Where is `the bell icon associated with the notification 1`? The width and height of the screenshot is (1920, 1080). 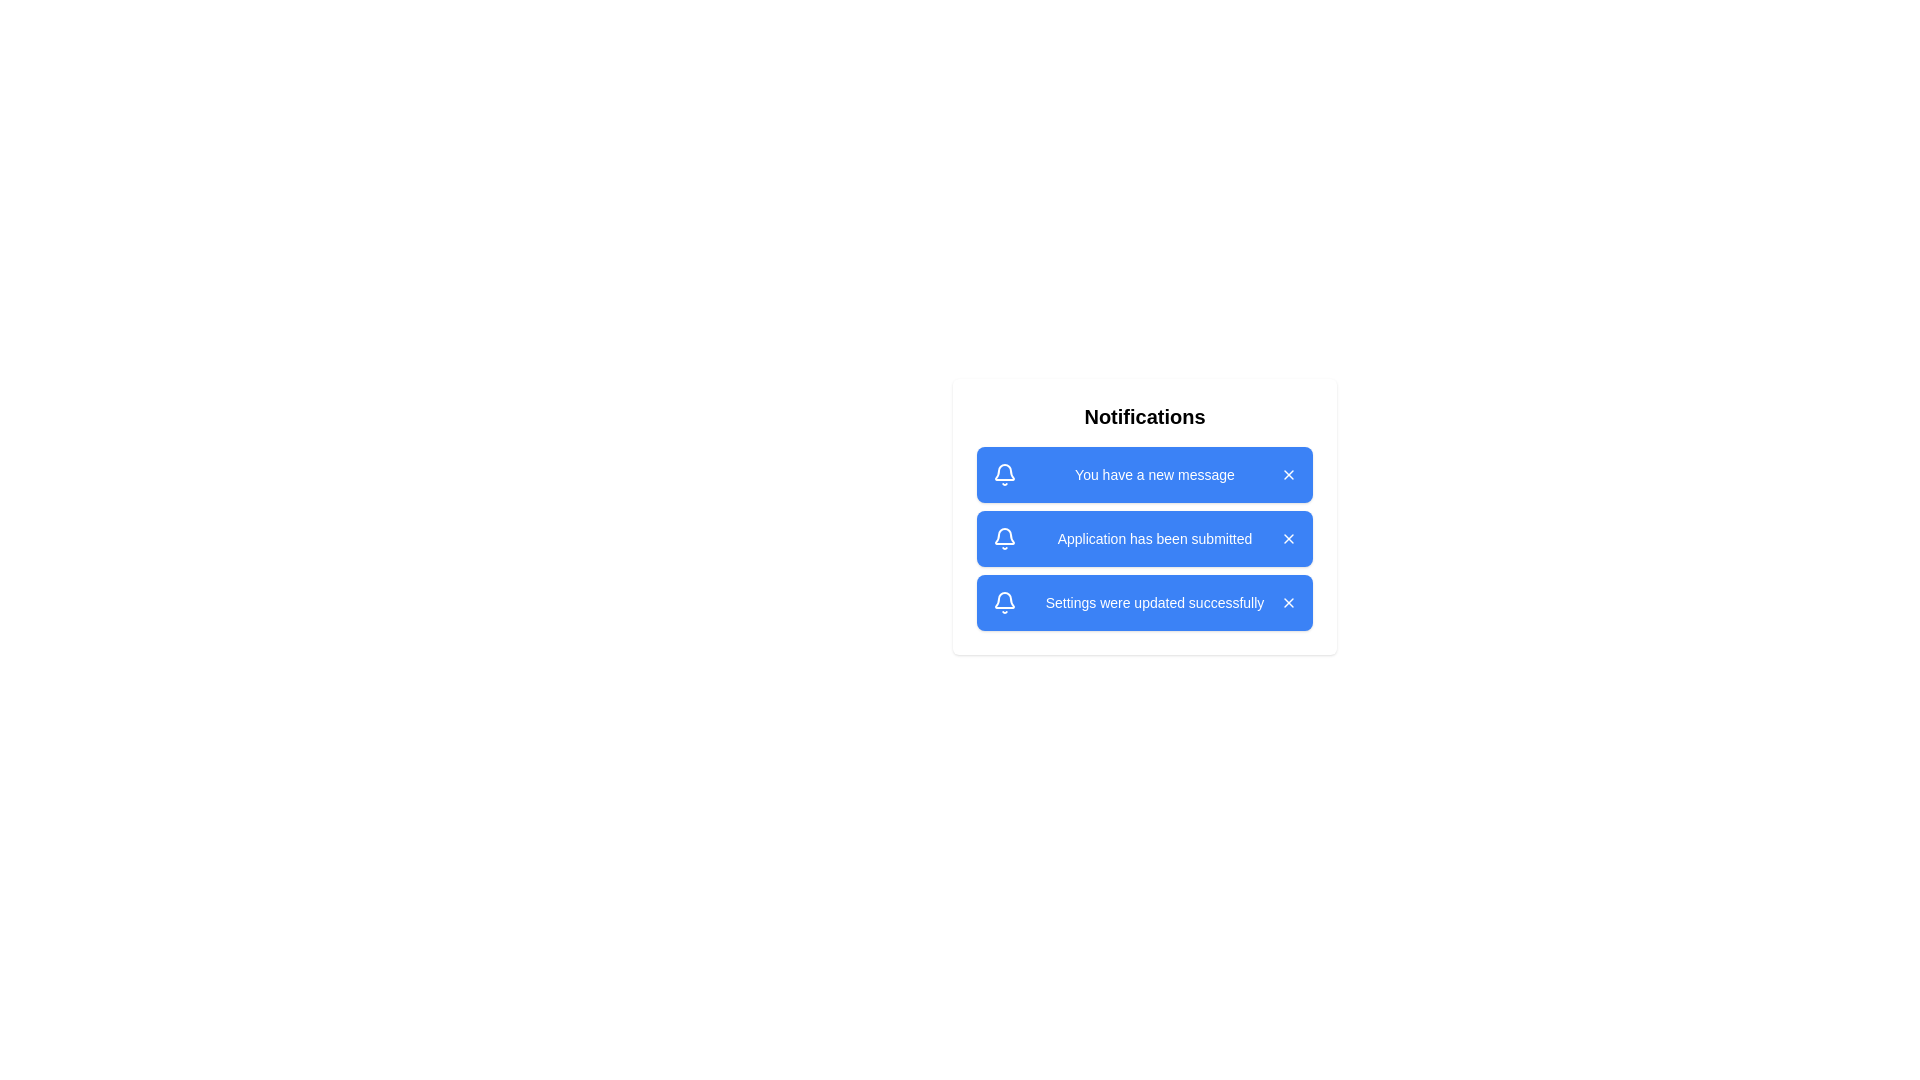
the bell icon associated with the notification 1 is located at coordinates (1004, 474).